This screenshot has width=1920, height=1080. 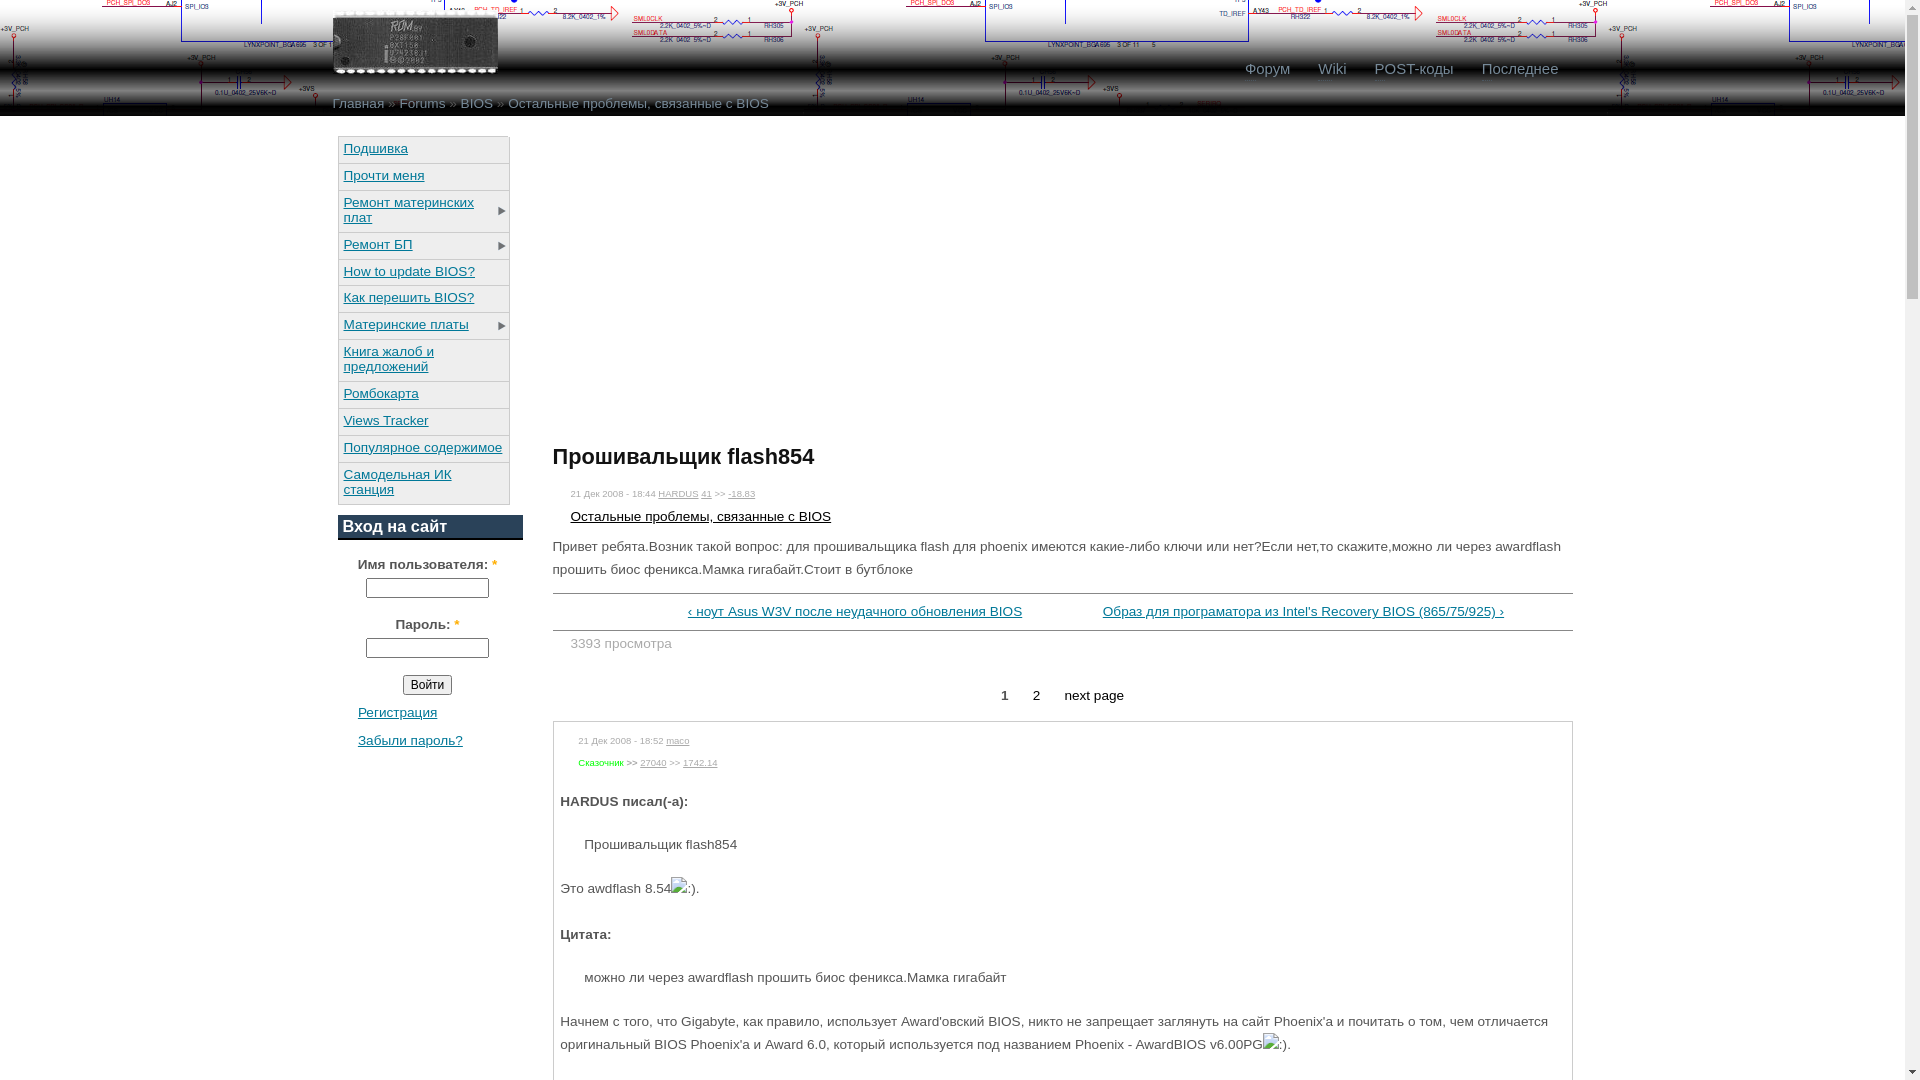 What do you see at coordinates (630, 762) in the screenshot?
I see `'>>'` at bounding box center [630, 762].